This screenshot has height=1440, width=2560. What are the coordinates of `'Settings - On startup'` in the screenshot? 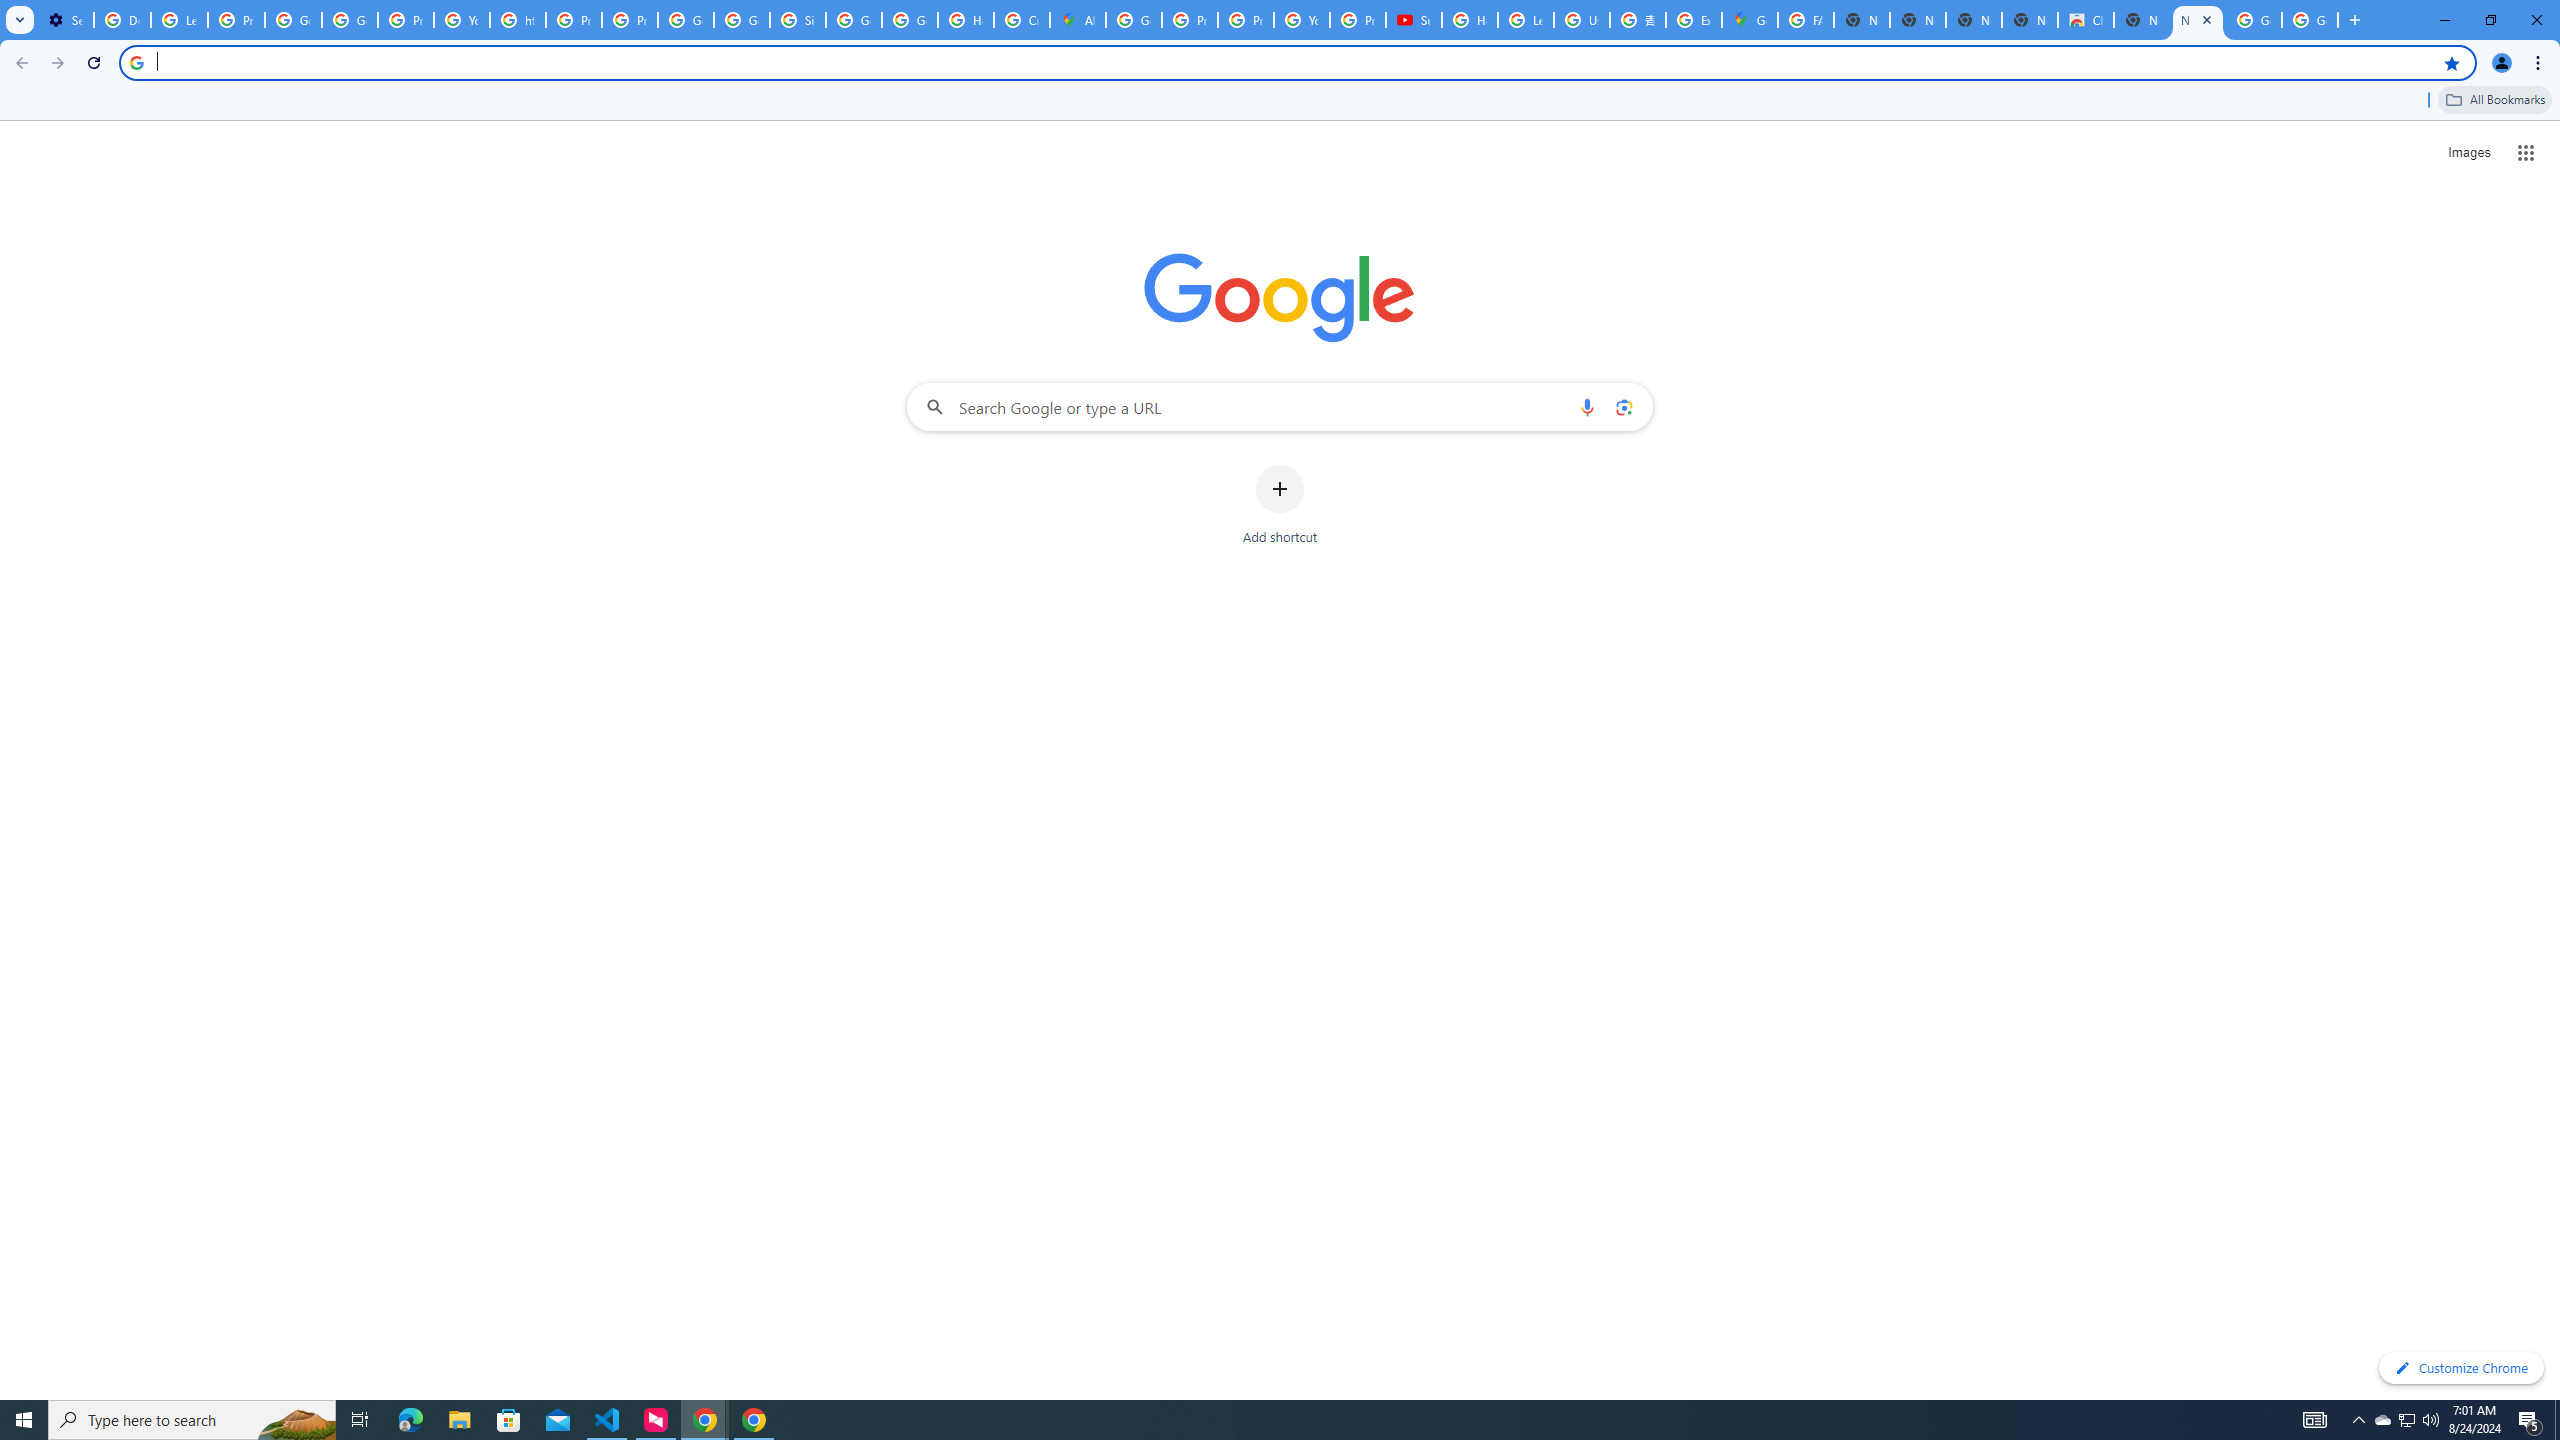 It's located at (65, 19).